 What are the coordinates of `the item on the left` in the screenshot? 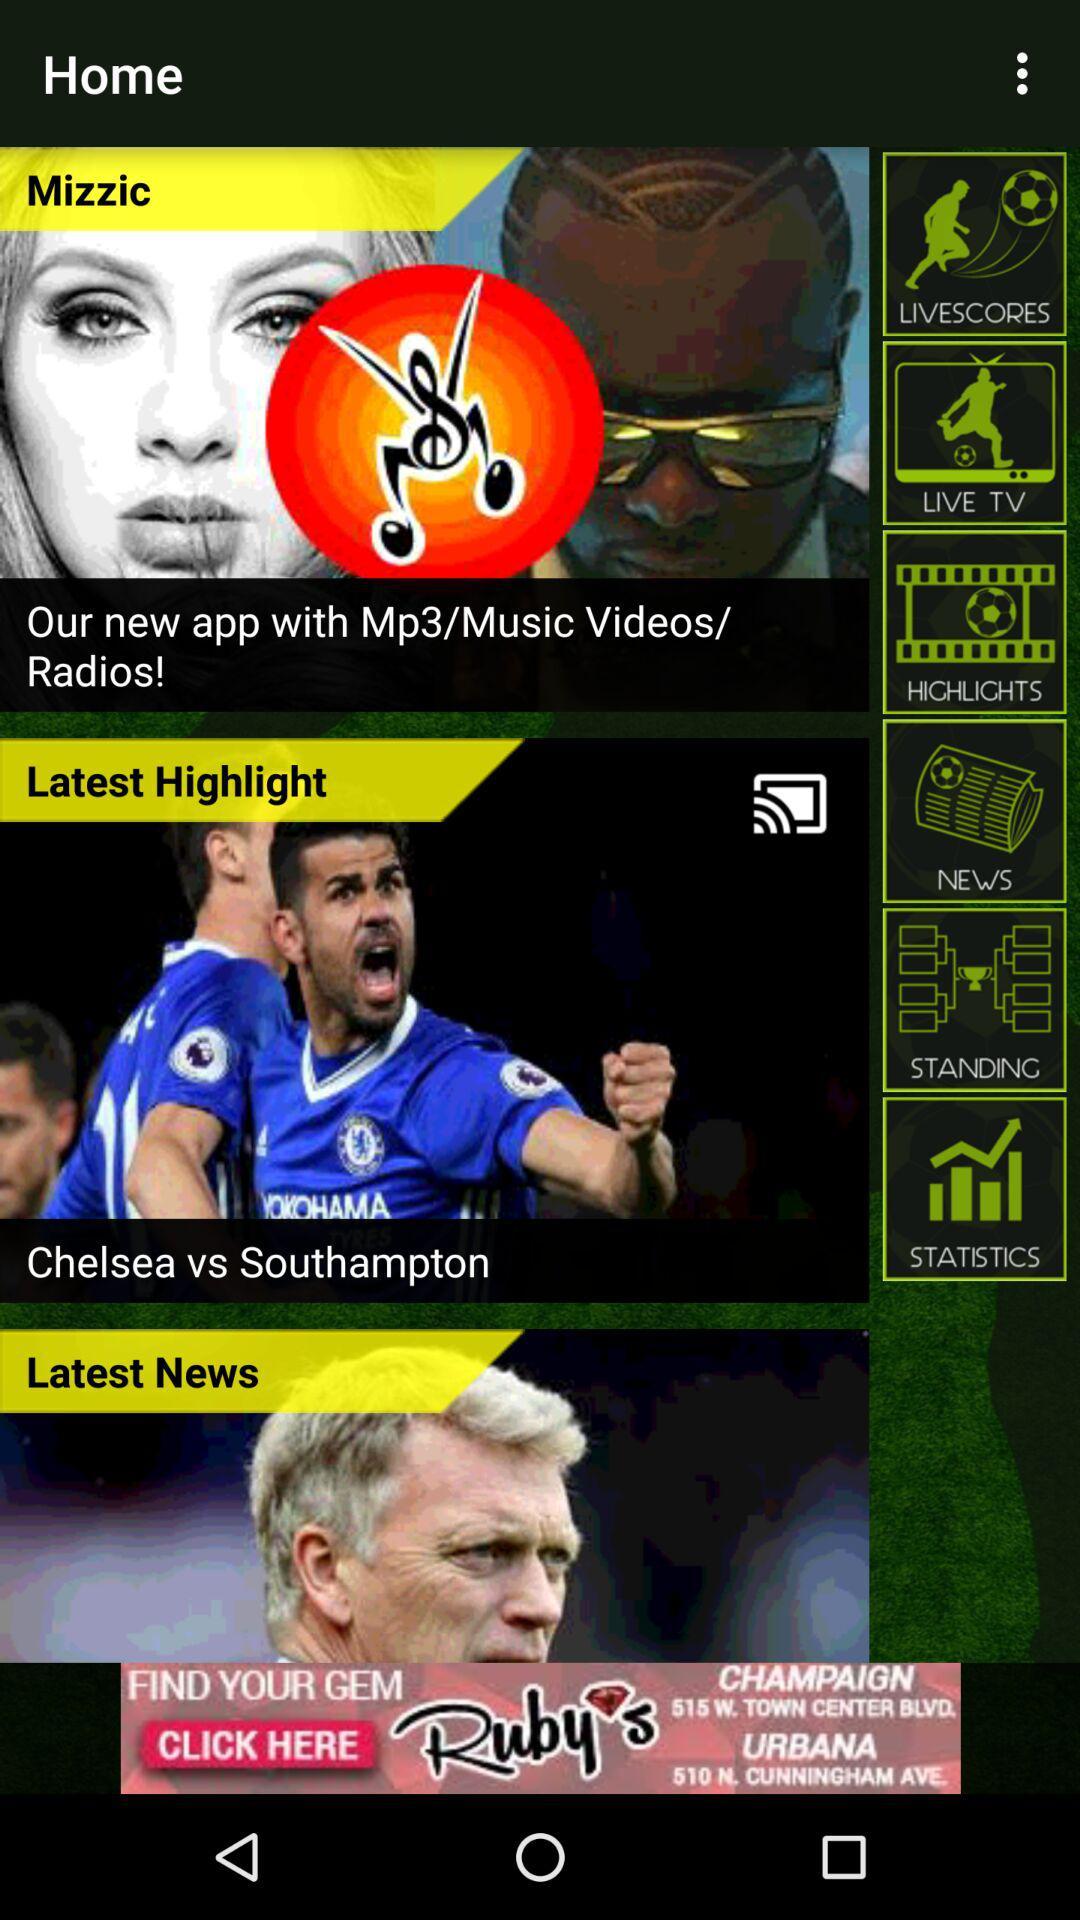 It's located at (261, 778).